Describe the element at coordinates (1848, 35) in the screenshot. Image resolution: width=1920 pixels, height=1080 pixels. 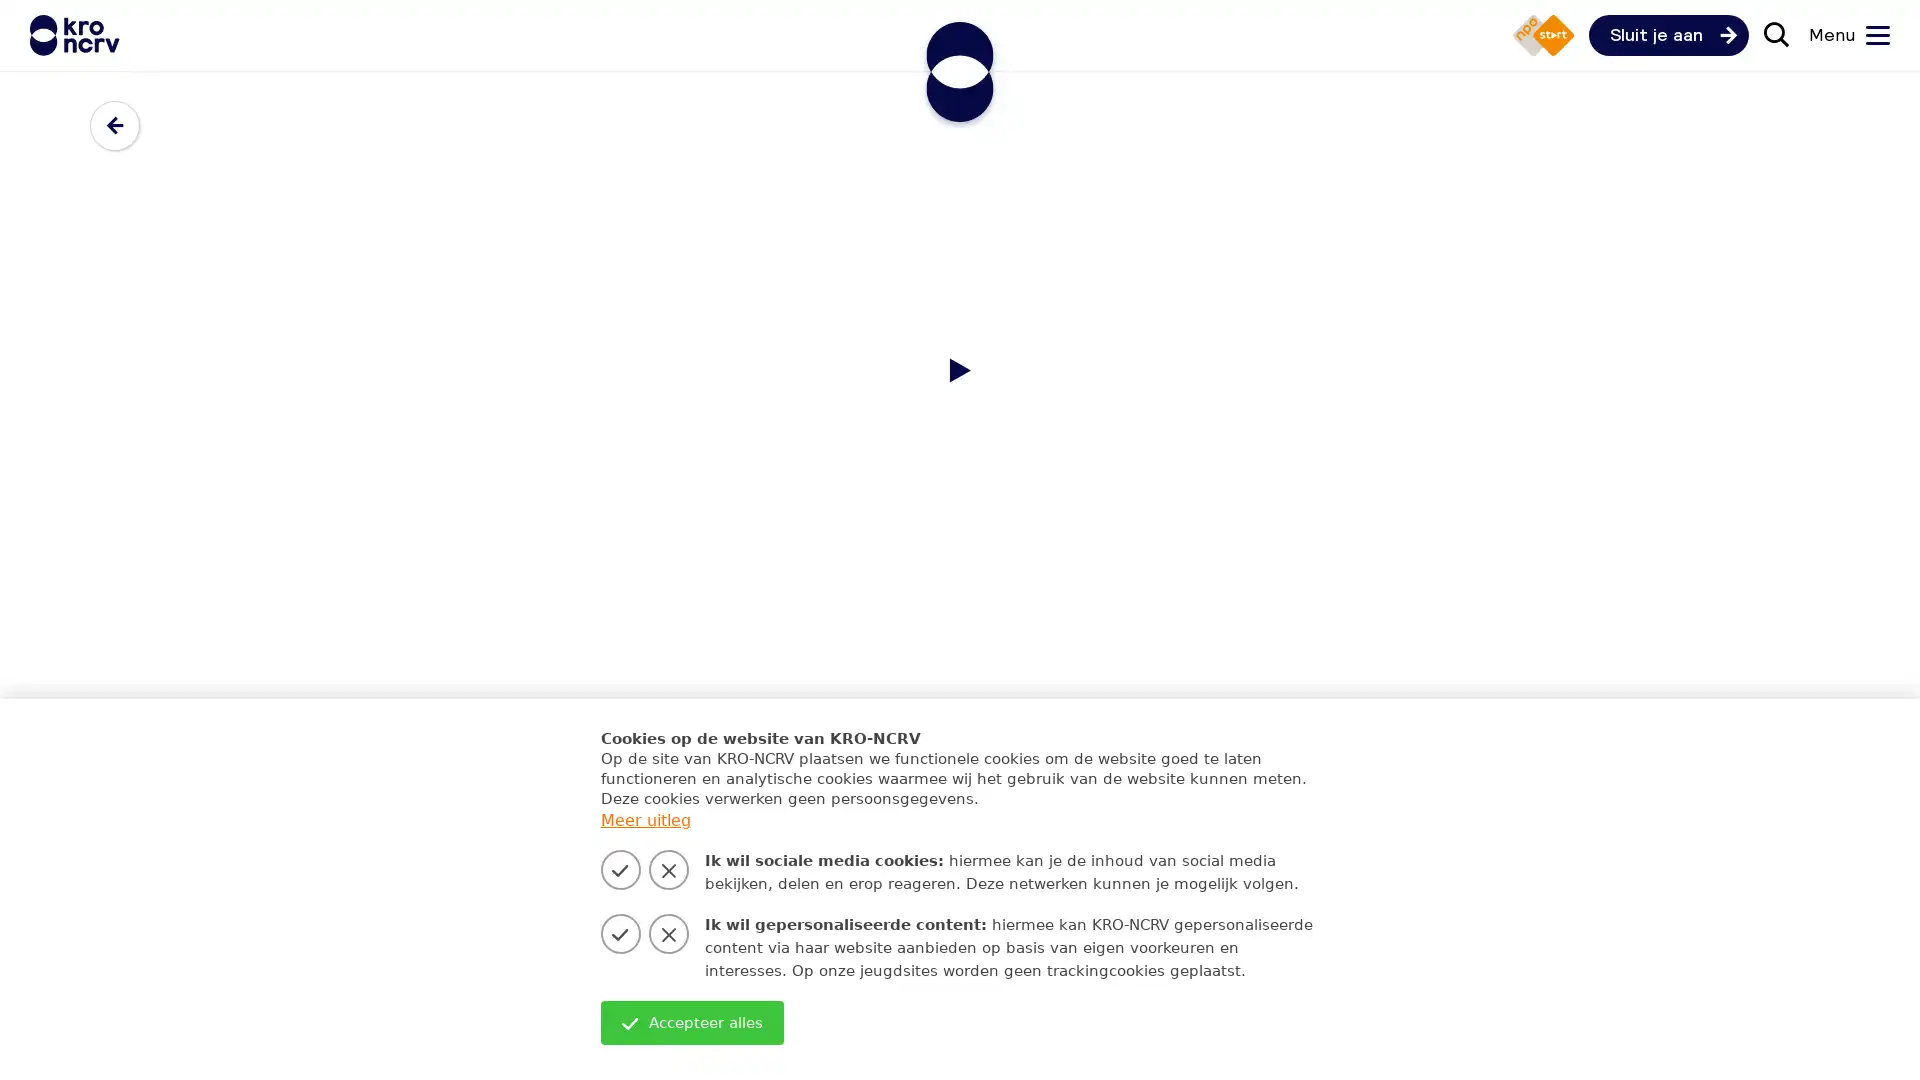
I see `Menu` at that location.